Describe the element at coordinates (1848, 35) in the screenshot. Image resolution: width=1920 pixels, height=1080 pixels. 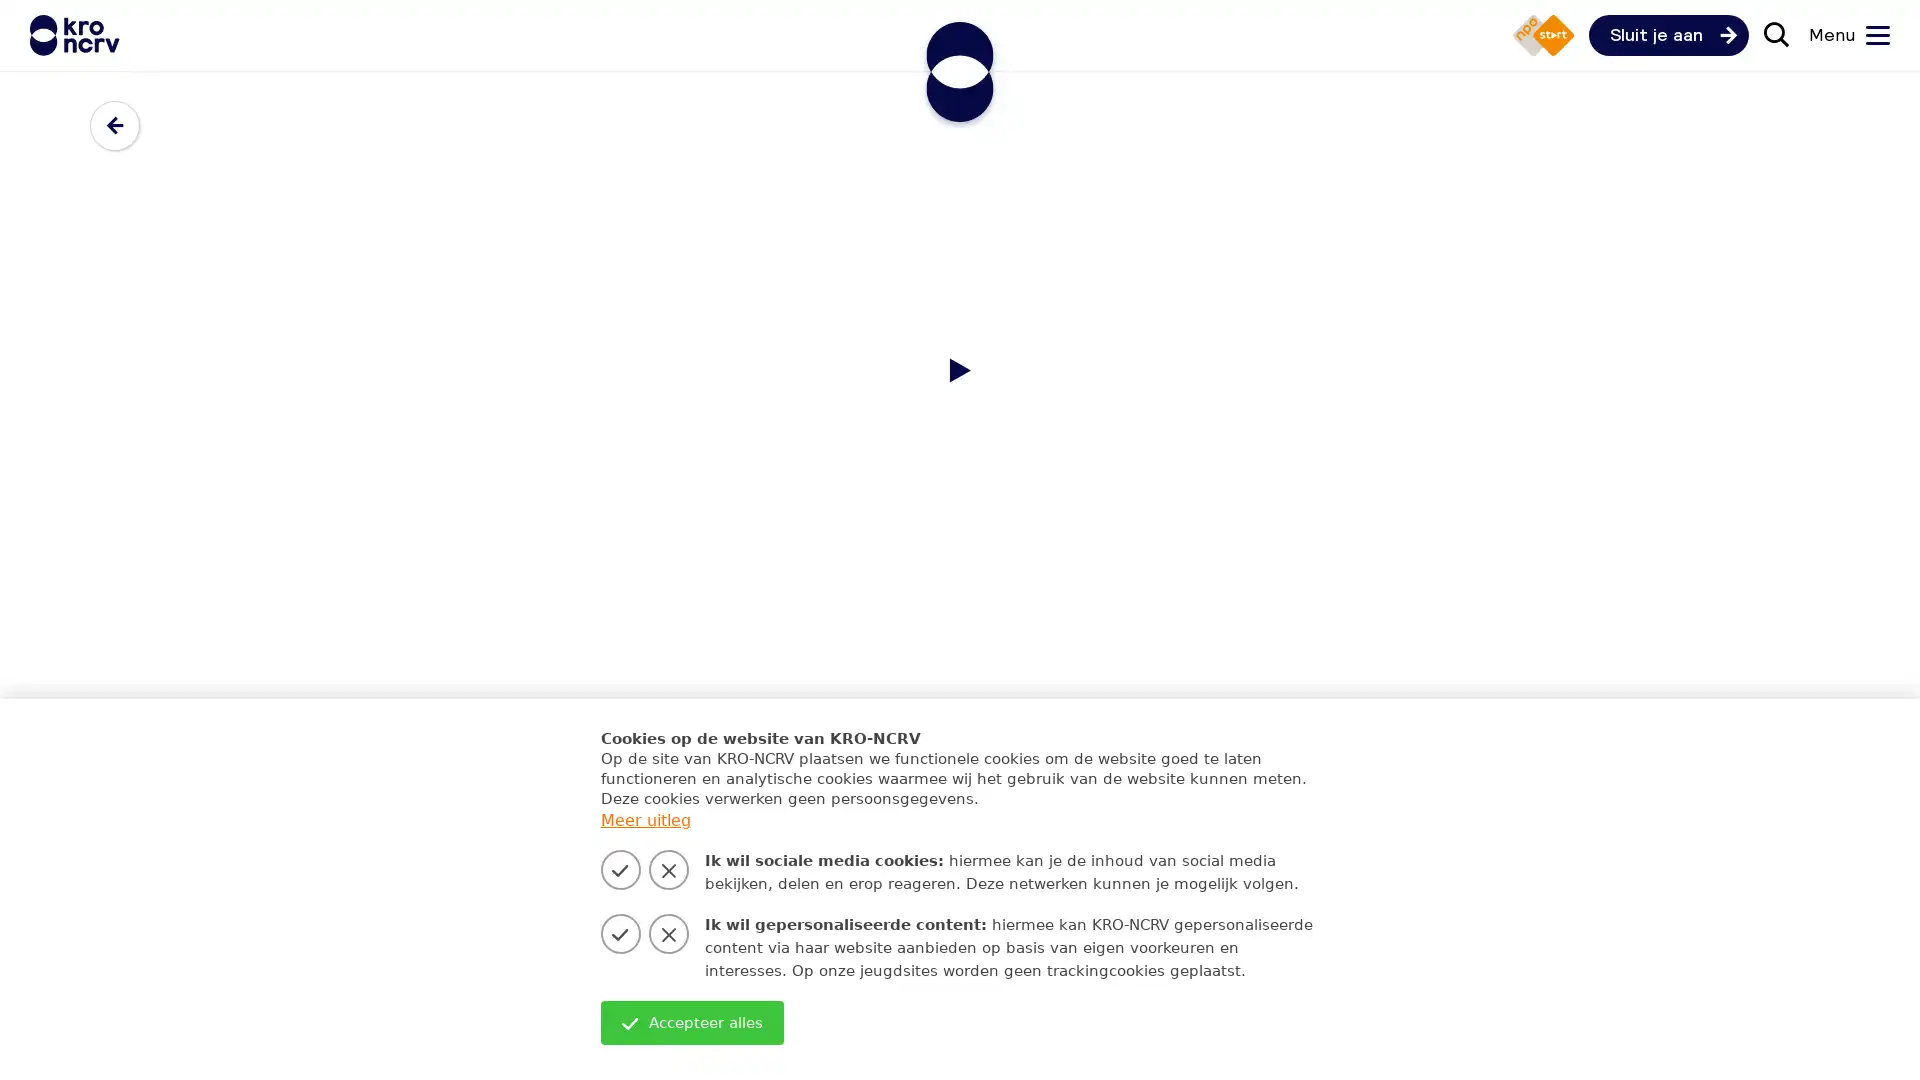
I see `Menu` at that location.